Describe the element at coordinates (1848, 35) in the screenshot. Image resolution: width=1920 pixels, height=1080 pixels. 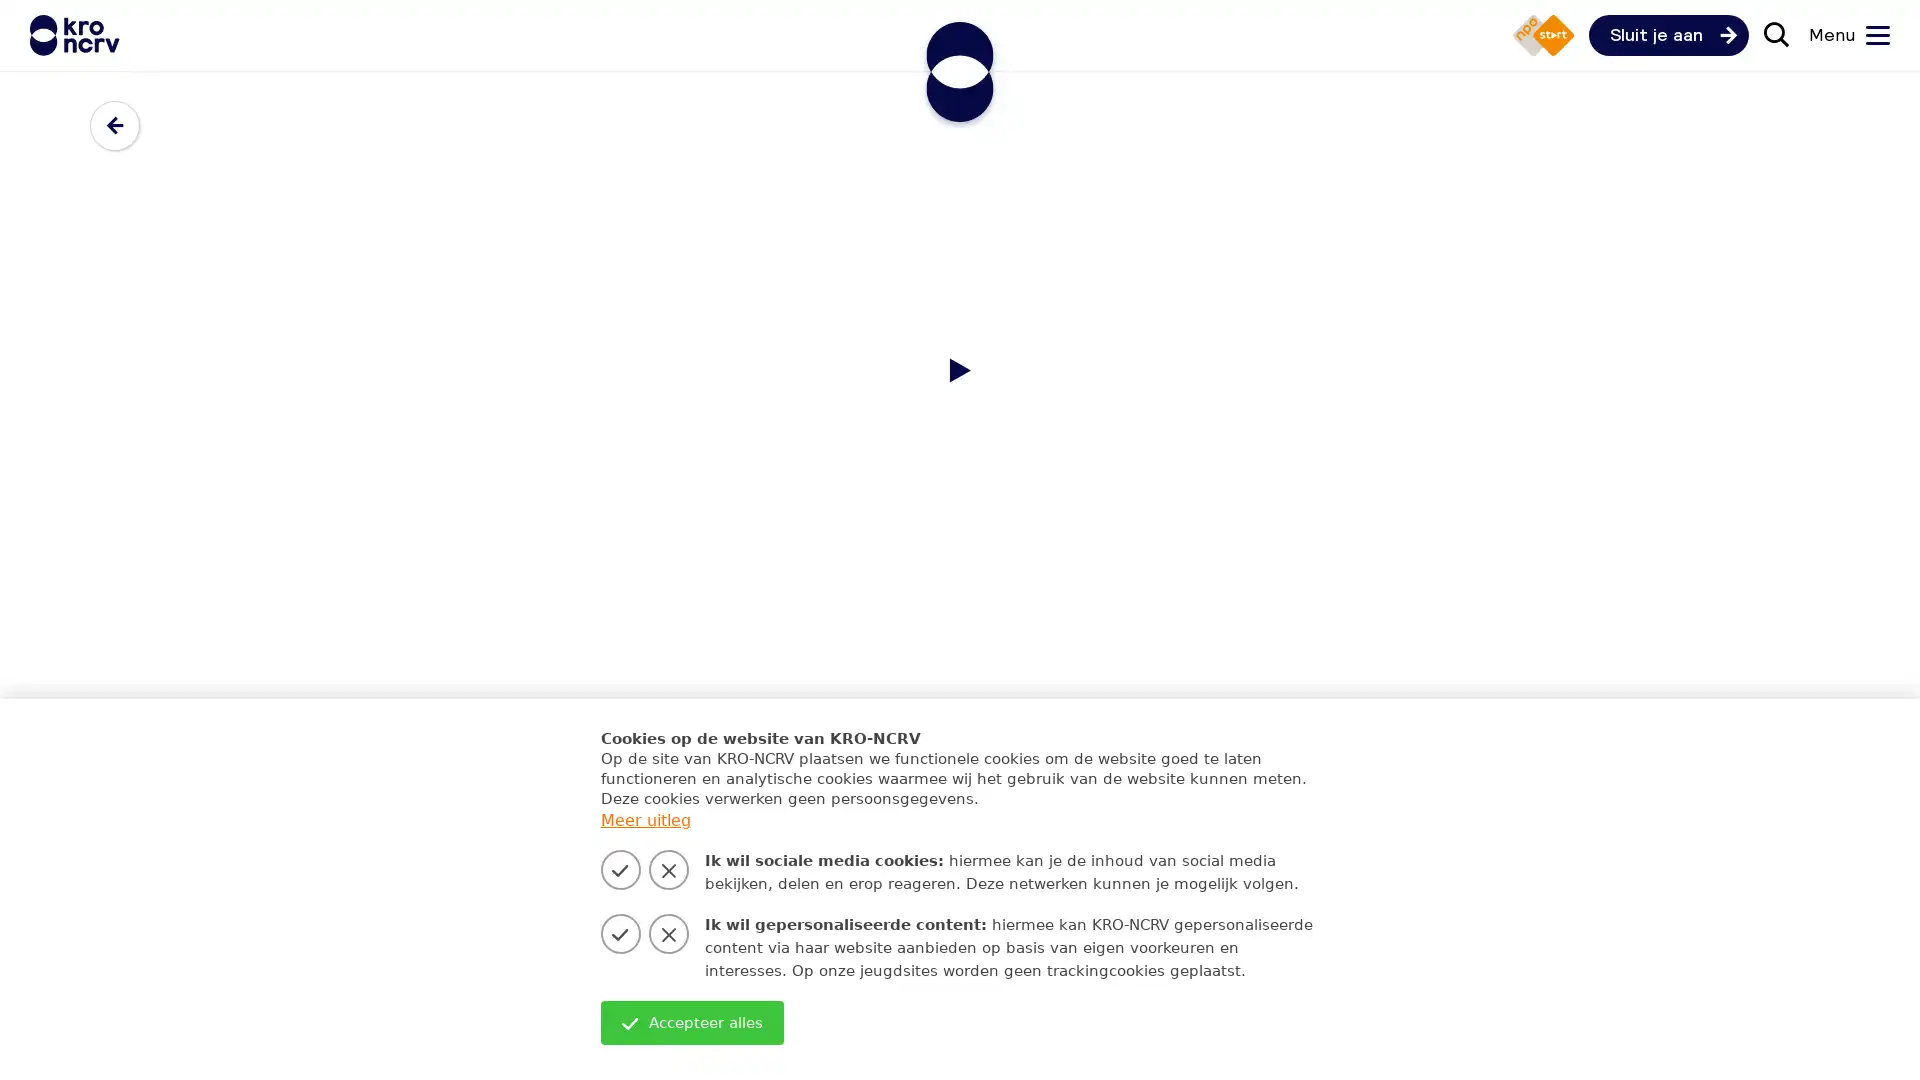
I see `Menu` at that location.